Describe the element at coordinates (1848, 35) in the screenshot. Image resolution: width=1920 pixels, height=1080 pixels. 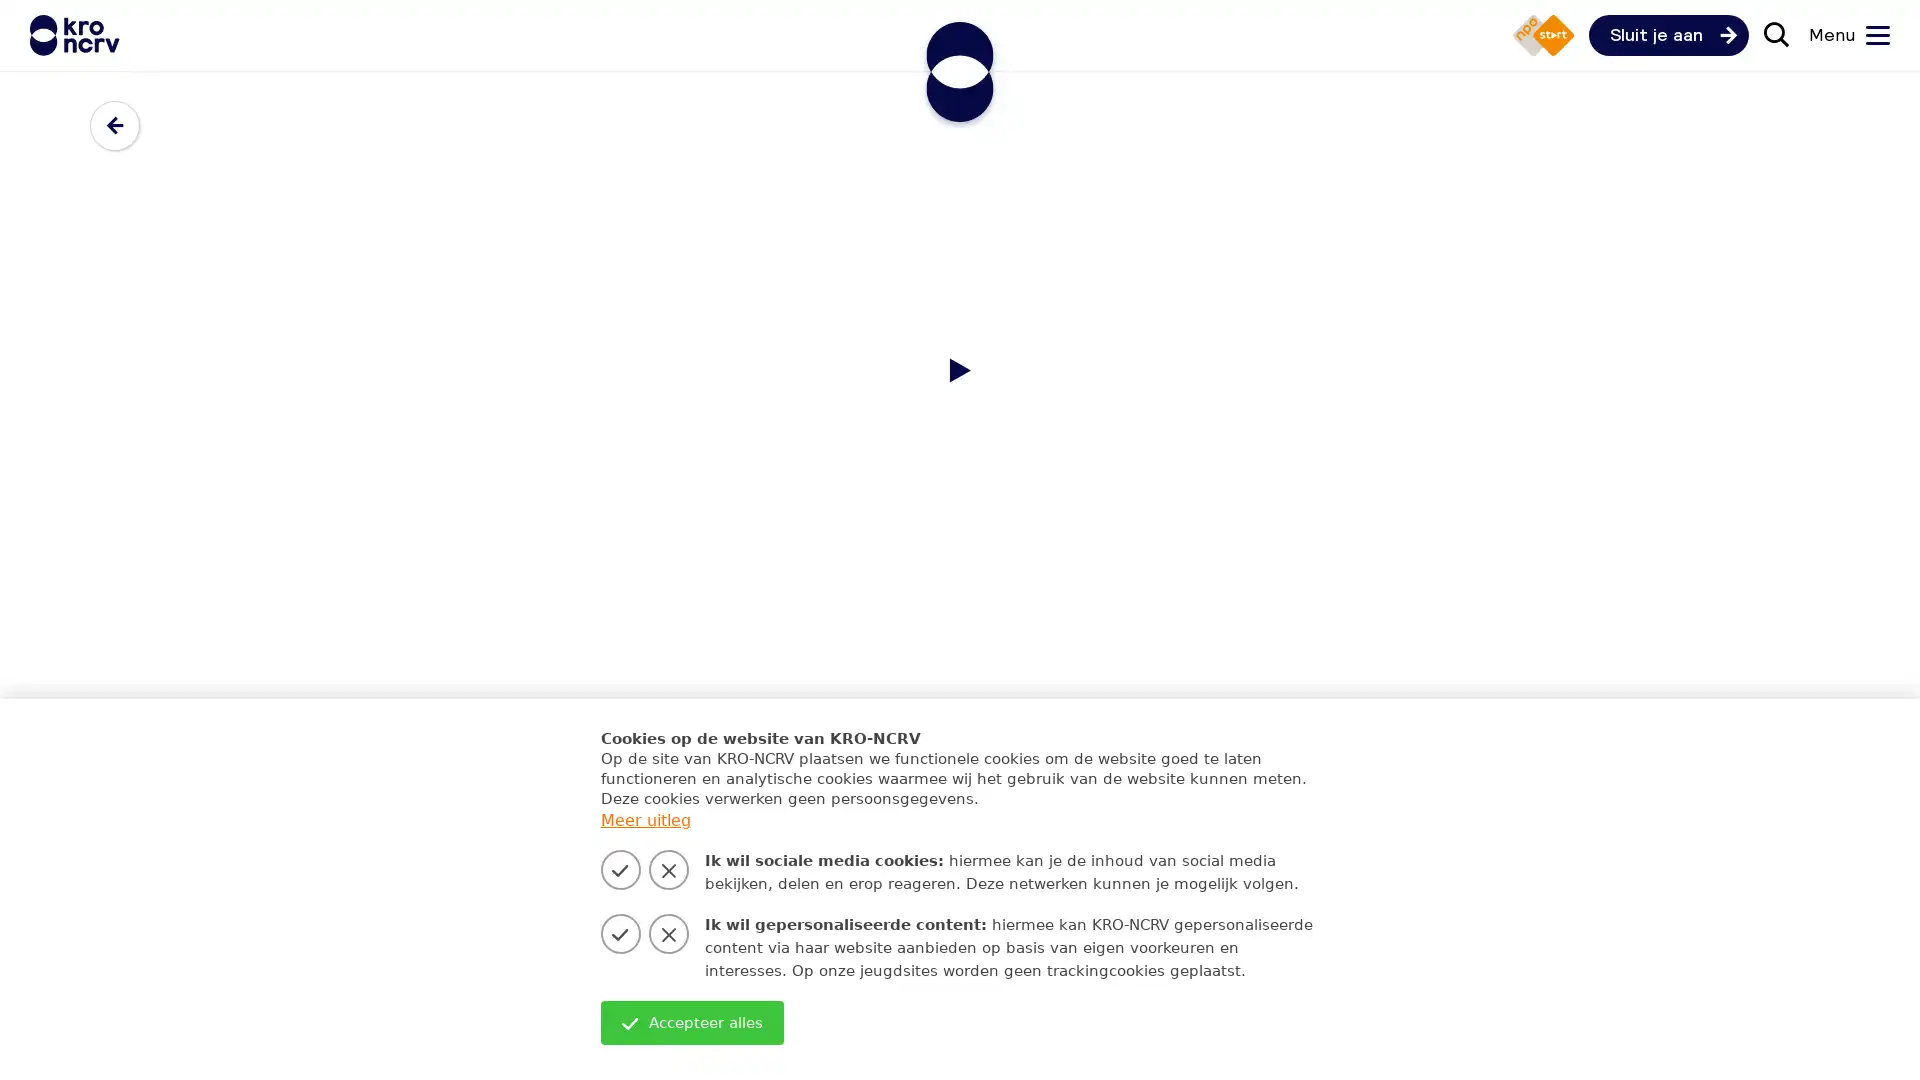
I see `Menu` at that location.